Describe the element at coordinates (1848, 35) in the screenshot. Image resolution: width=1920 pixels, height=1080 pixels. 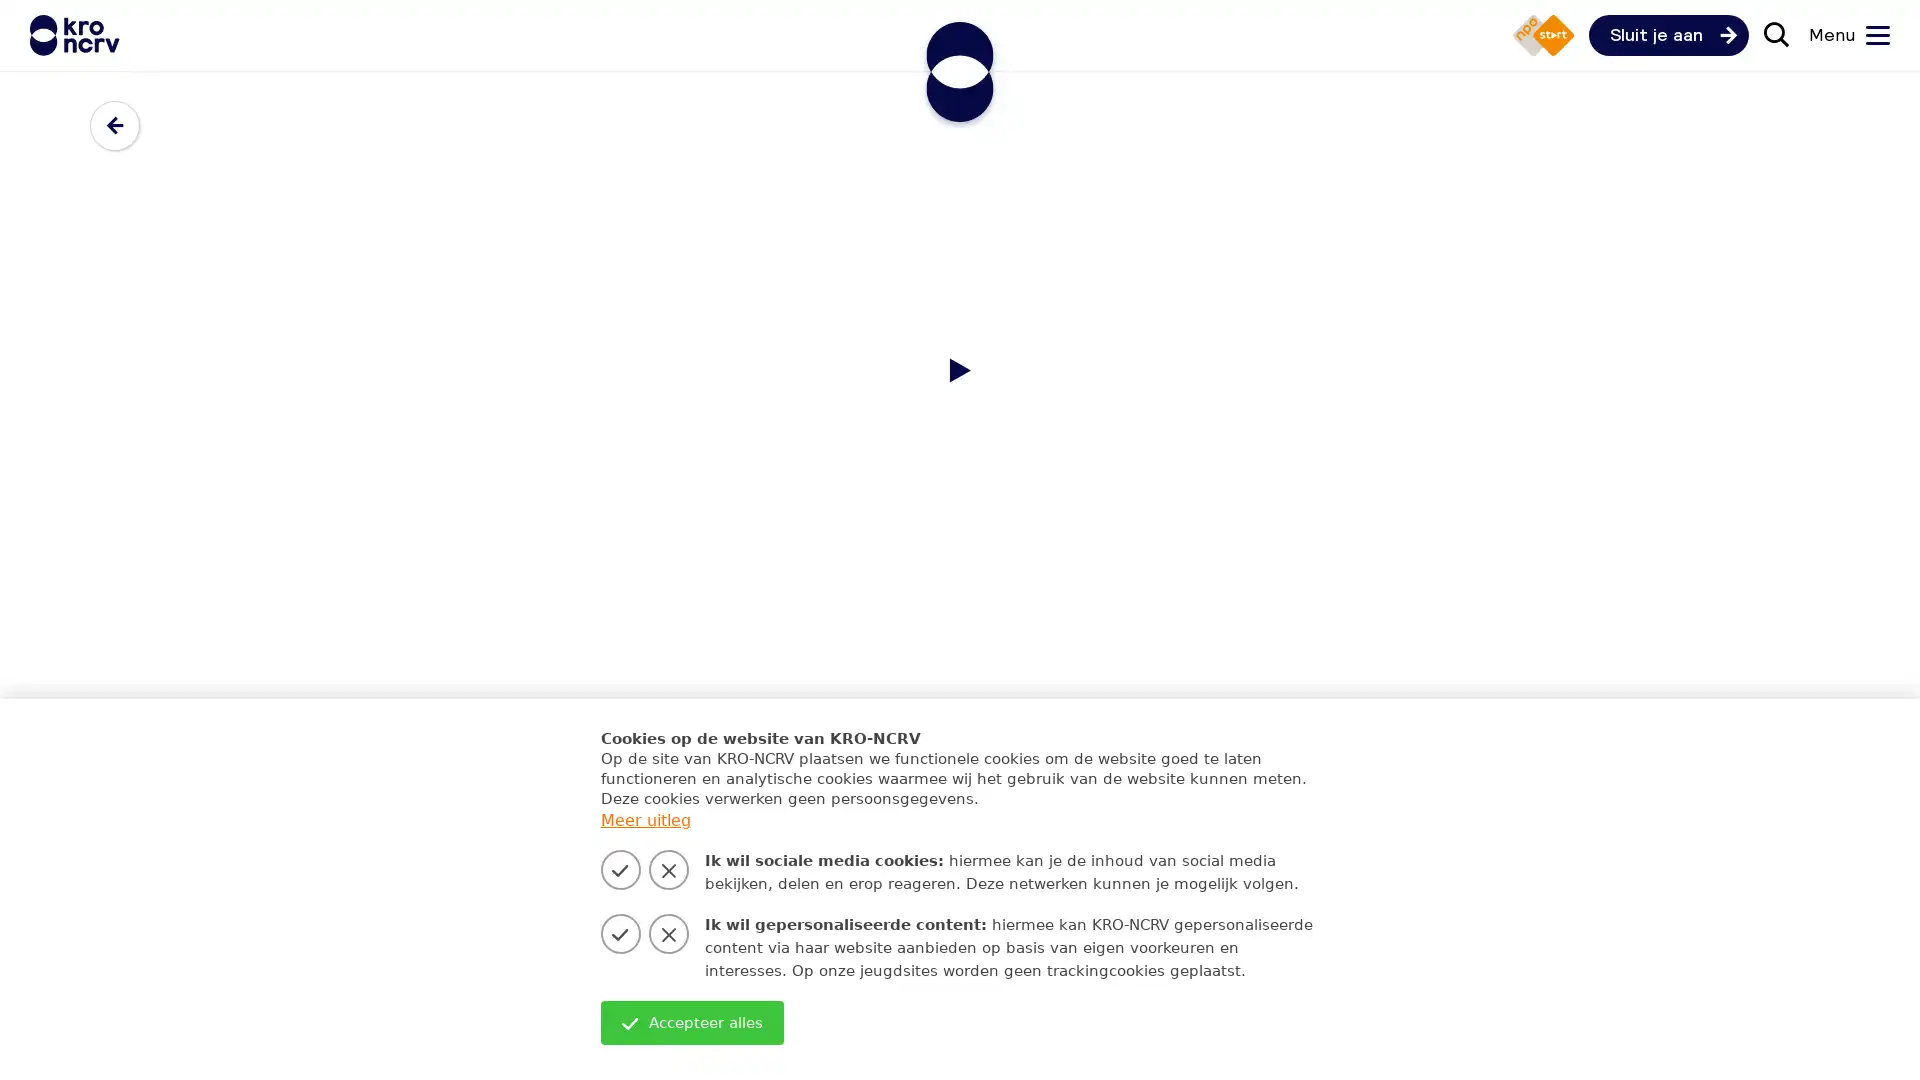
I see `Menu` at that location.